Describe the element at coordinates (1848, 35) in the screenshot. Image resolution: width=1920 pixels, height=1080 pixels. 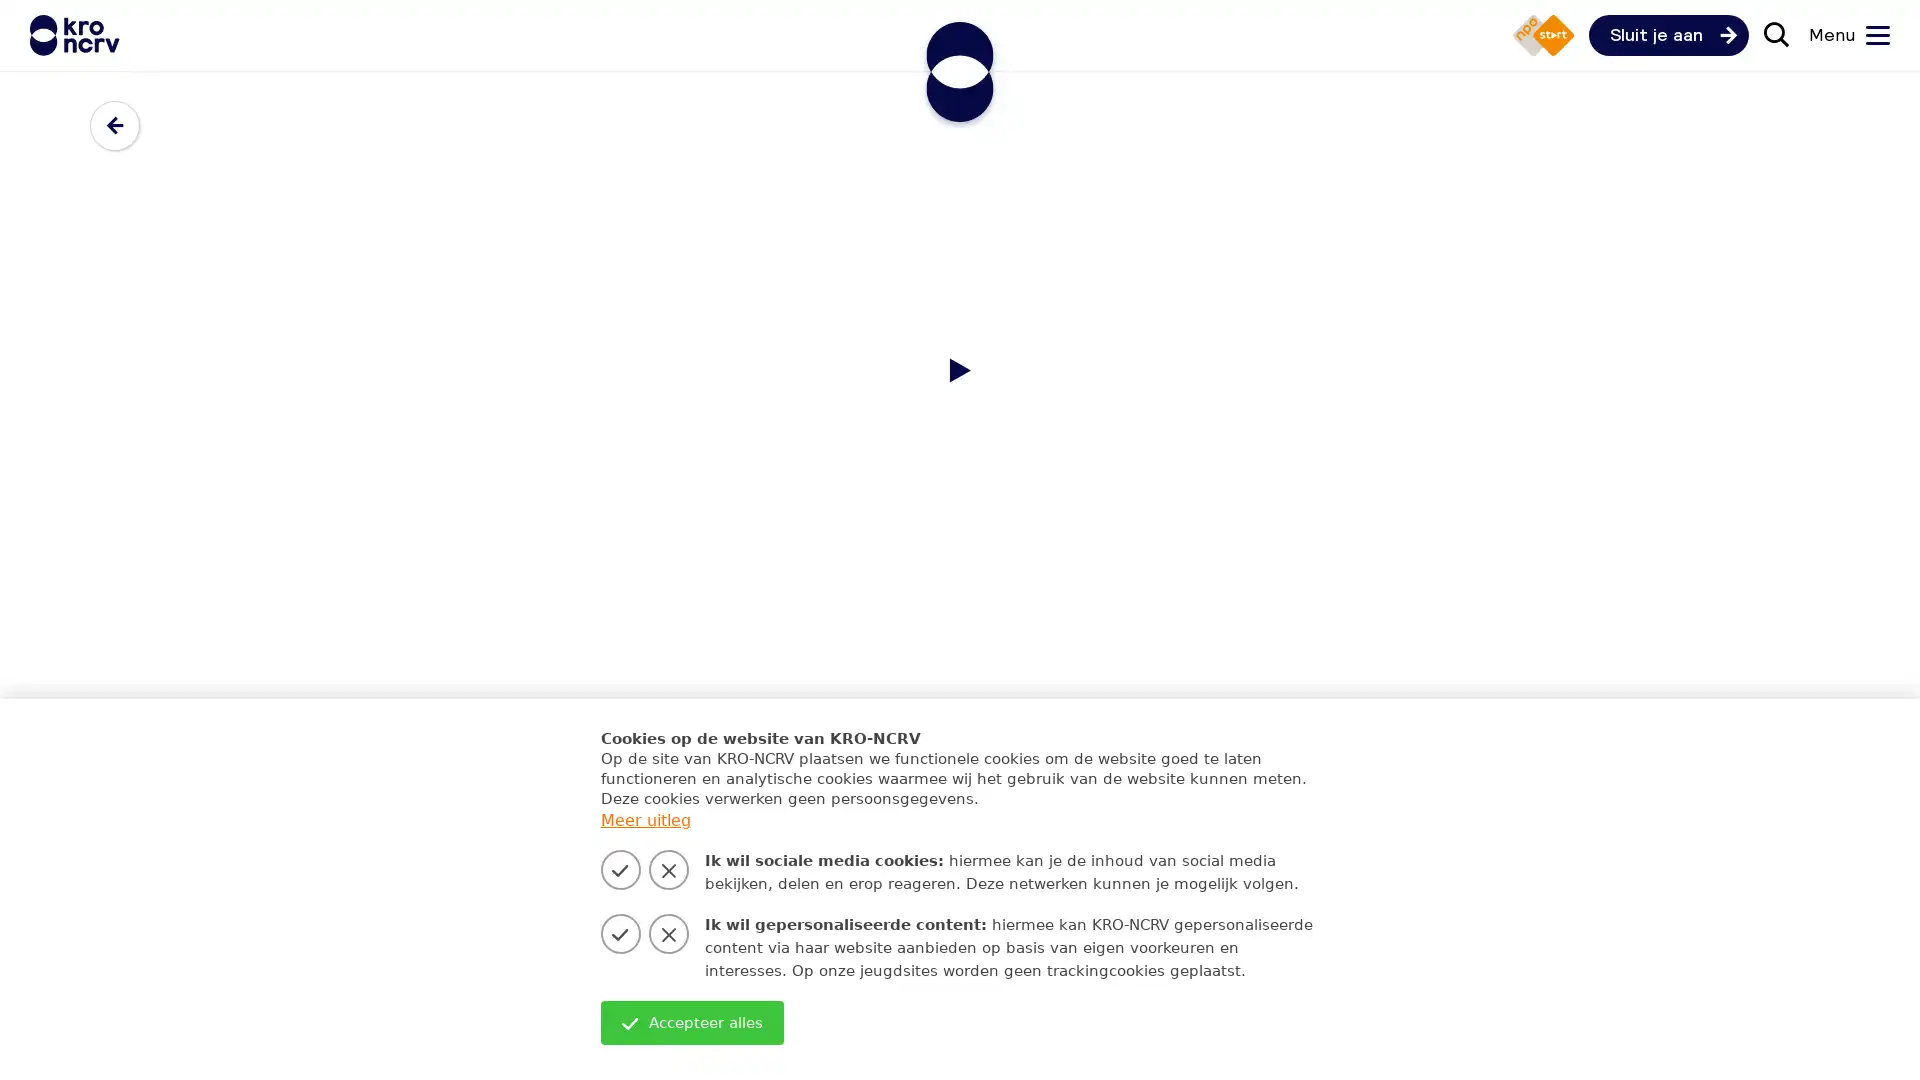
I see `Menu` at that location.